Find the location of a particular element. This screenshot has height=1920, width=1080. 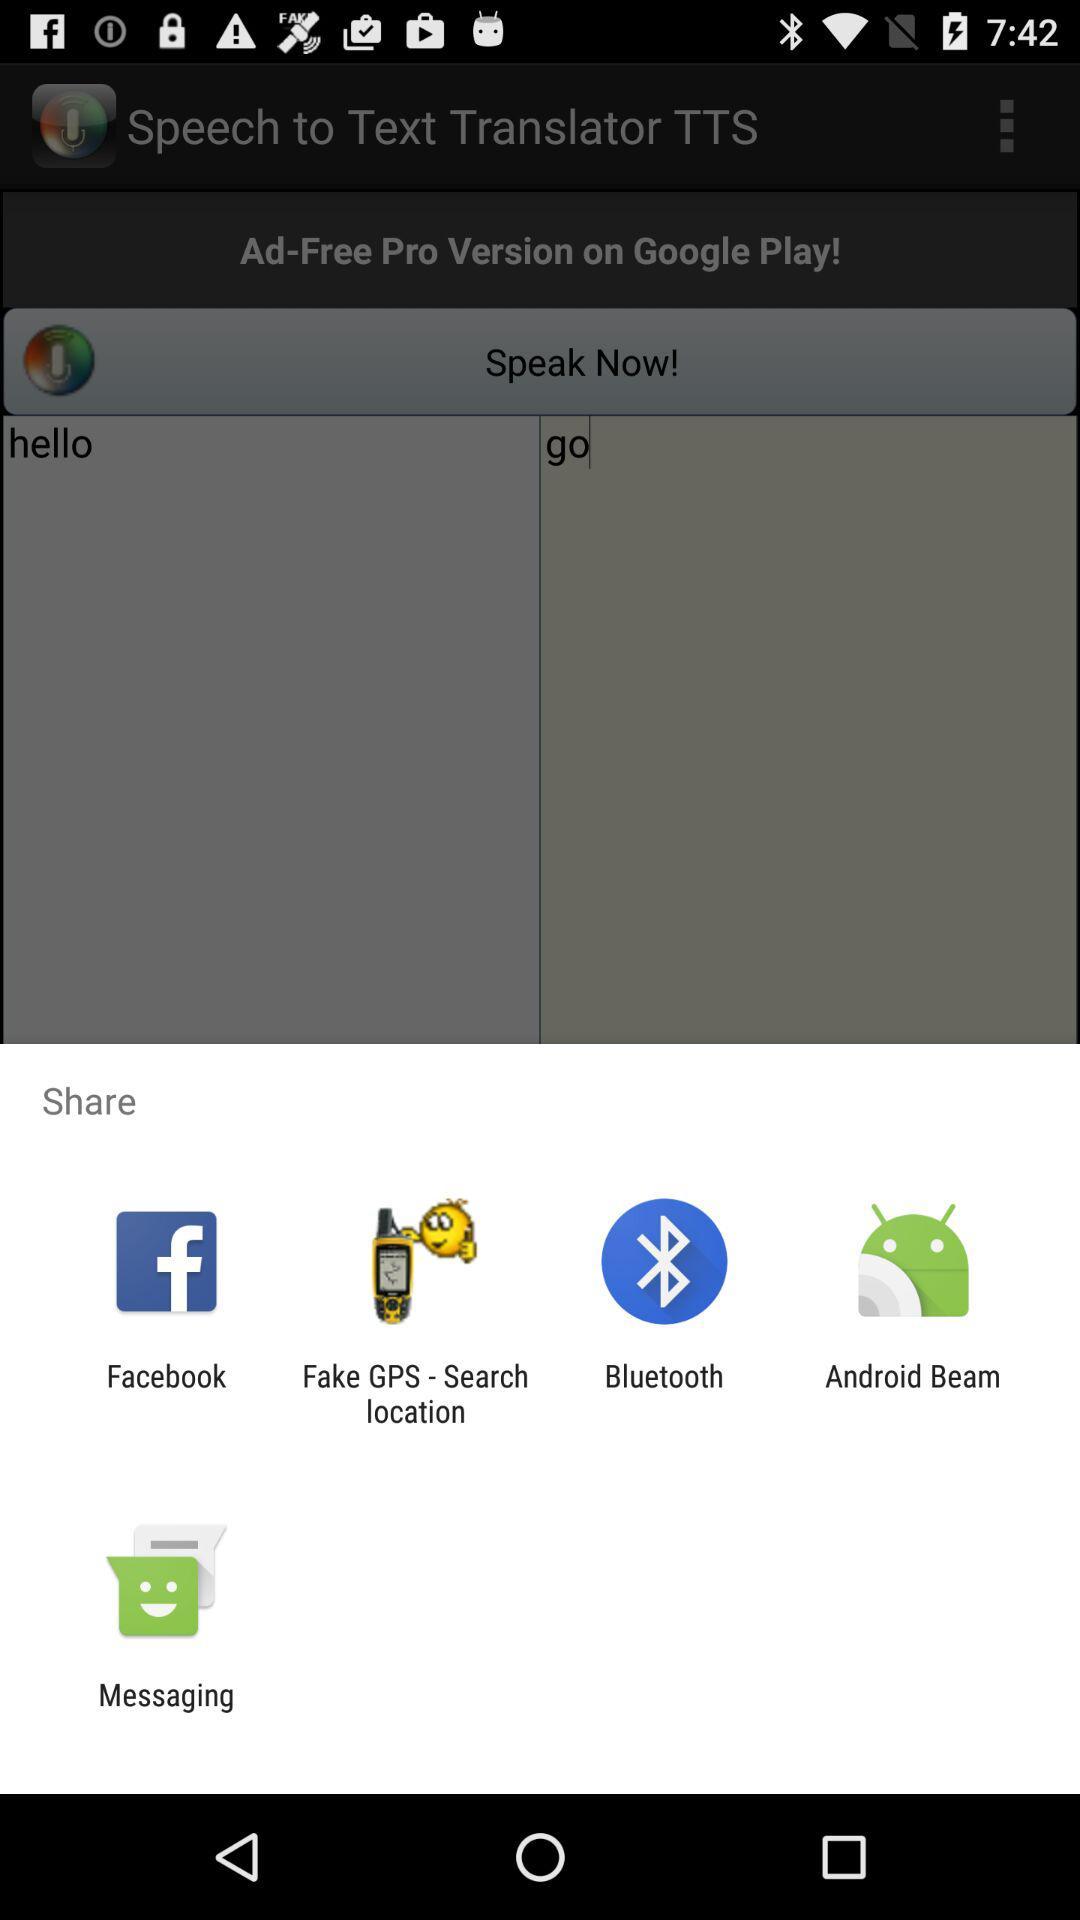

the item next to the facebook icon is located at coordinates (414, 1392).